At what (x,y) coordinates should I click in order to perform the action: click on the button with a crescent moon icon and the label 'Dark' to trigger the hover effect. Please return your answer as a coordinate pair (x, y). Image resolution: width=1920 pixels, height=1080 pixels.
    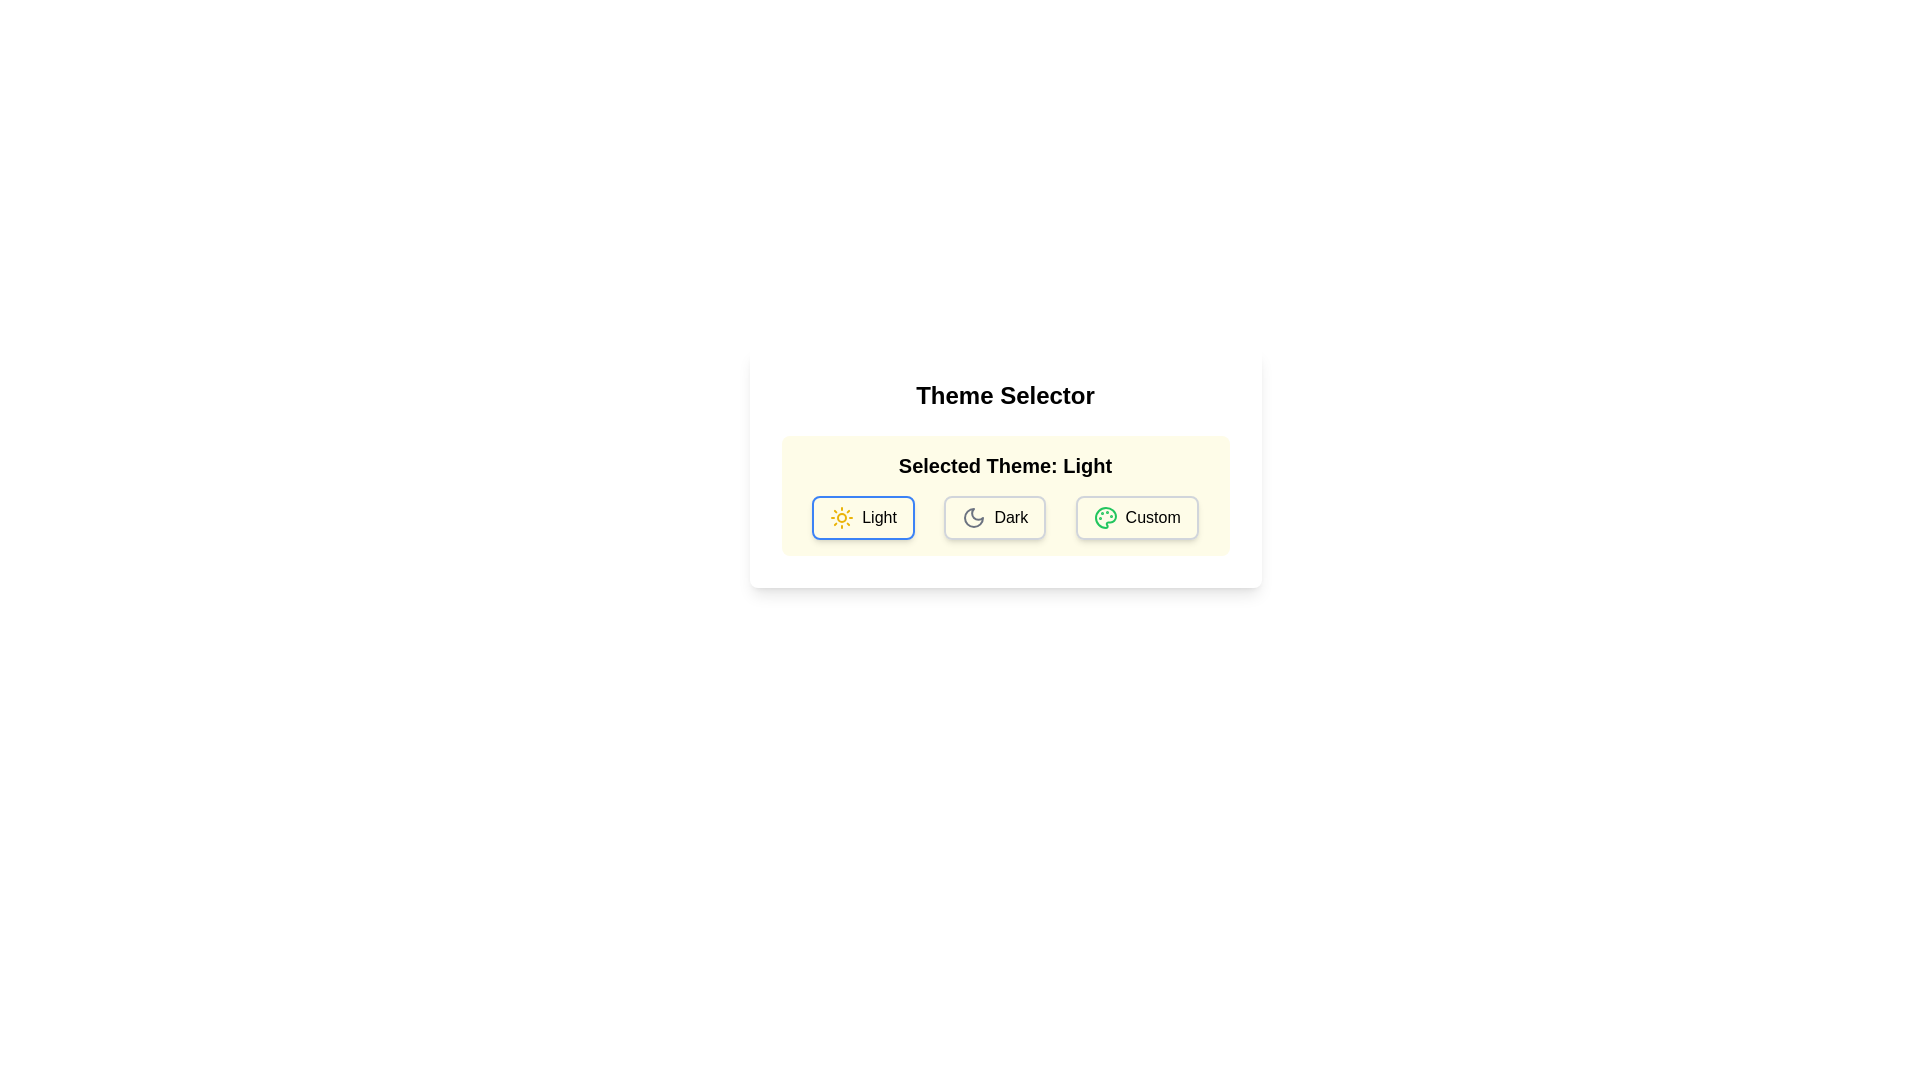
    Looking at the image, I should click on (995, 516).